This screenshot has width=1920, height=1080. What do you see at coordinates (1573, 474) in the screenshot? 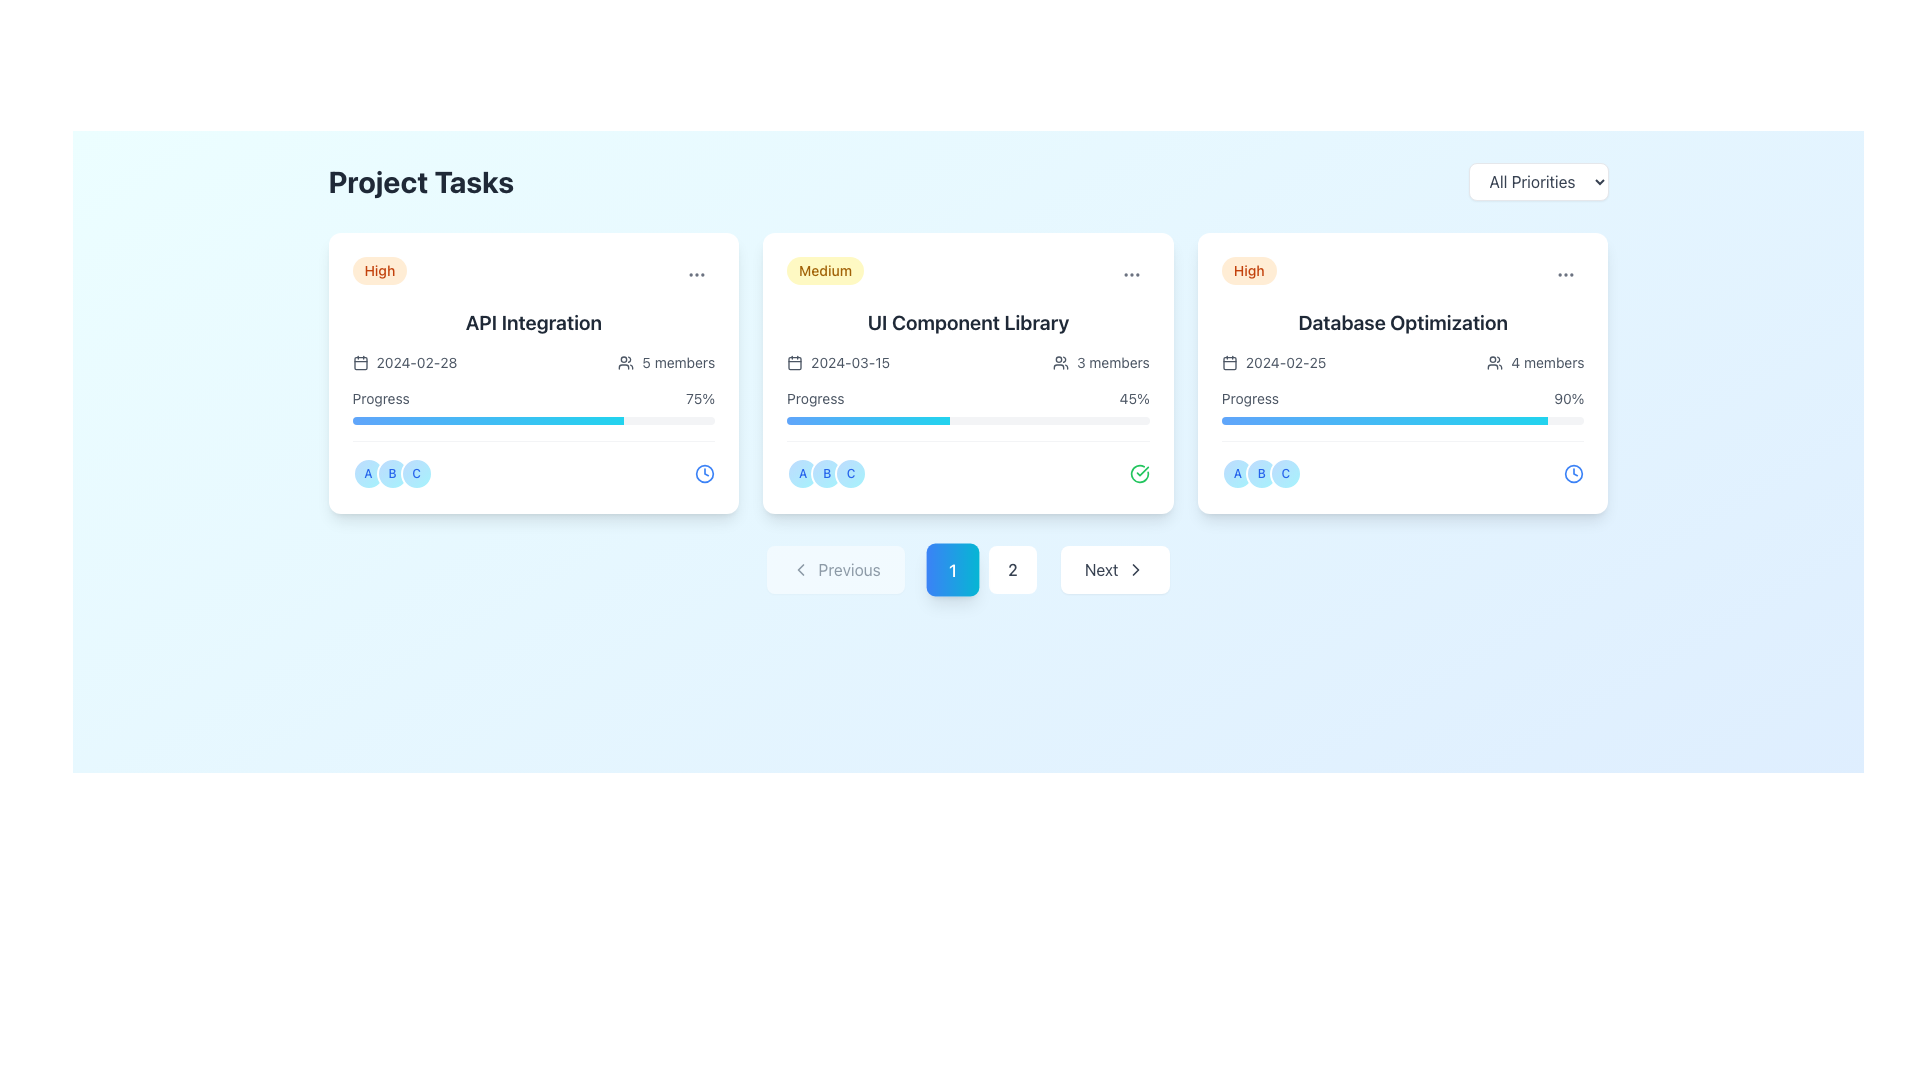
I see `the time-related icon located at the bottom-right corner of the 'Database Optimization' project card` at bounding box center [1573, 474].